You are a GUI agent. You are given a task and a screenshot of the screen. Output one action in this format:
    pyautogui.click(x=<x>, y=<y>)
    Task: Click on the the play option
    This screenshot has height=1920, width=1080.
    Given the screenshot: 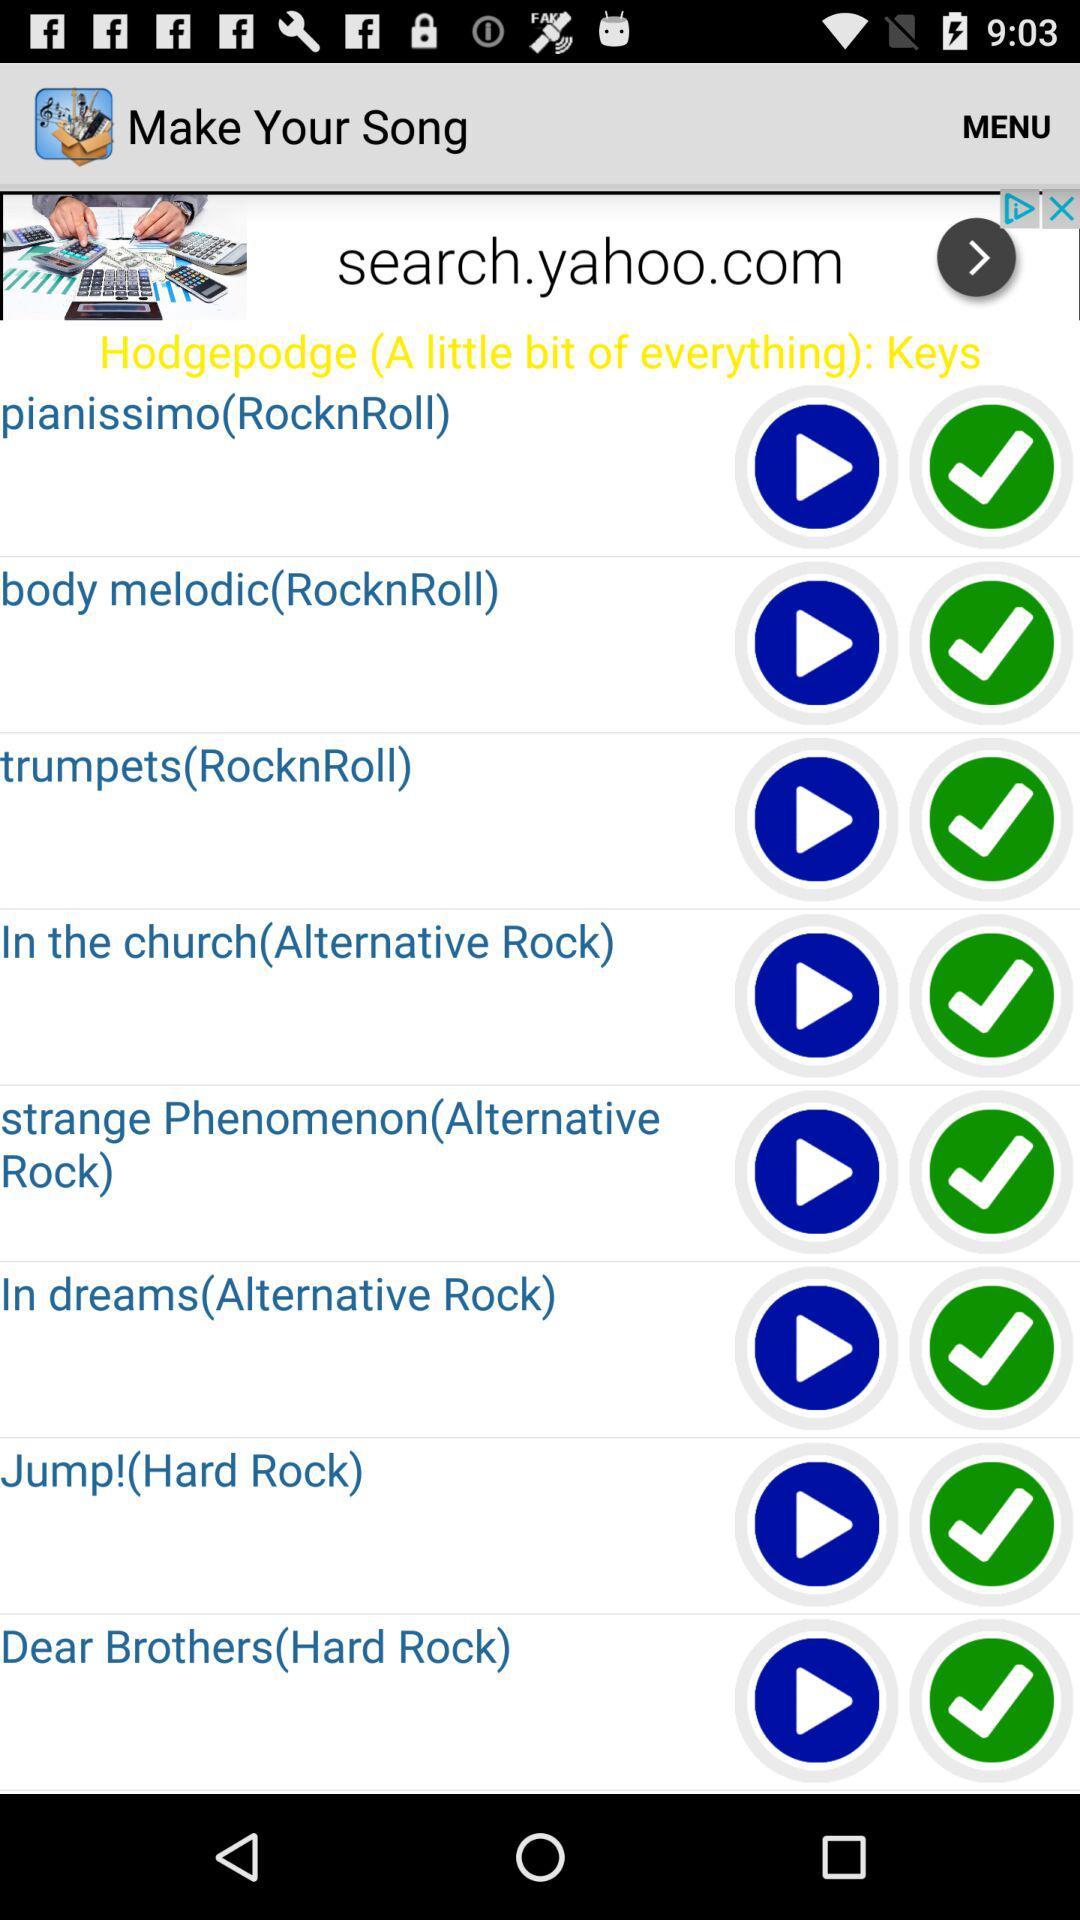 What is the action you would take?
    pyautogui.click(x=817, y=467)
    